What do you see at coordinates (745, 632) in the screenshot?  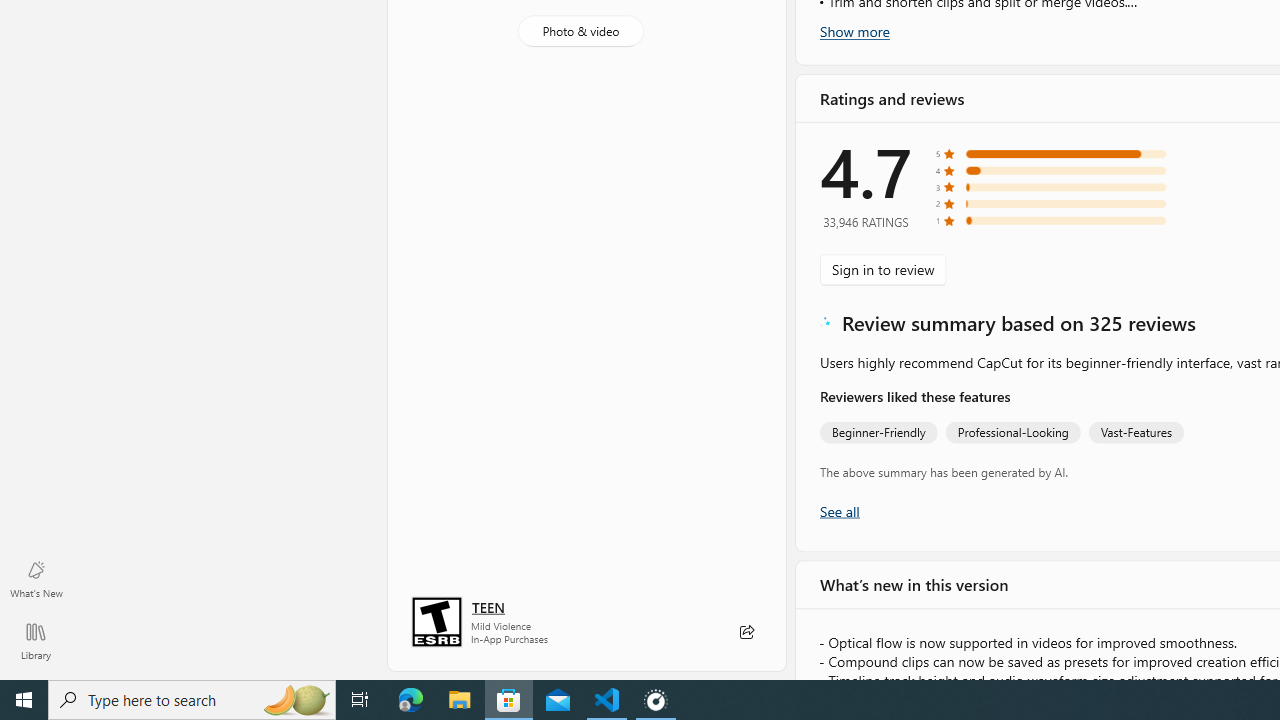 I see `'Share'` at bounding box center [745, 632].